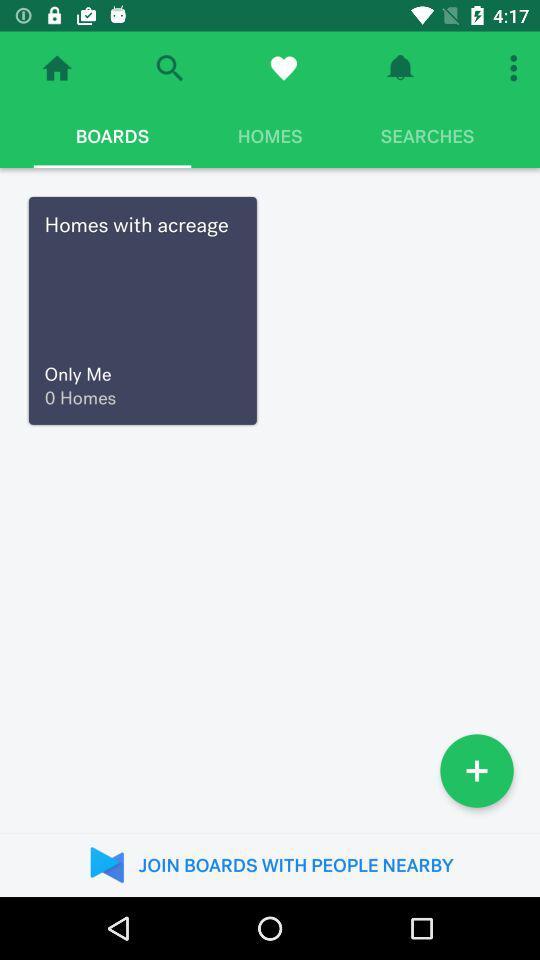 The image size is (540, 960). What do you see at coordinates (400, 68) in the screenshot?
I see `notifications` at bounding box center [400, 68].